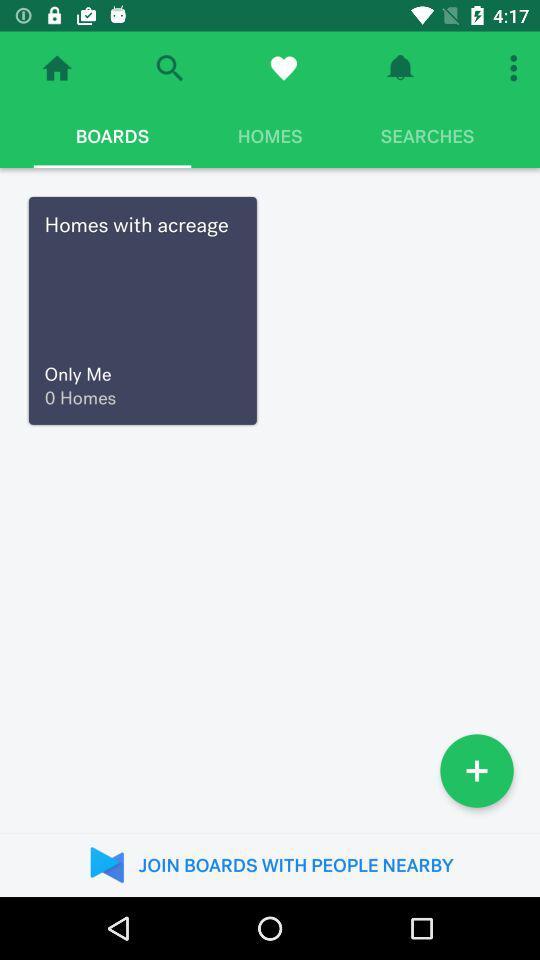 The image size is (540, 960). What do you see at coordinates (400, 68) in the screenshot?
I see `notifications` at bounding box center [400, 68].